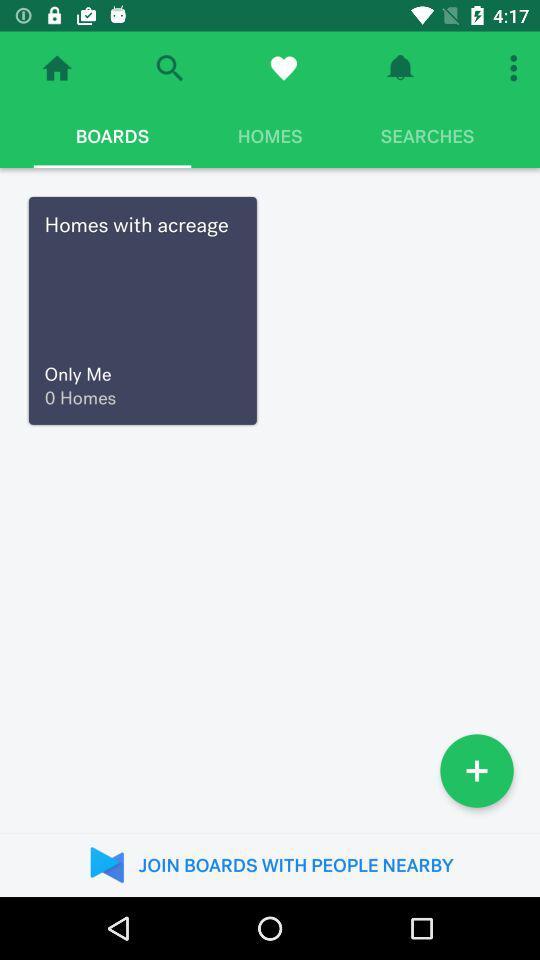 The image size is (540, 960). What do you see at coordinates (400, 68) in the screenshot?
I see `notifications` at bounding box center [400, 68].